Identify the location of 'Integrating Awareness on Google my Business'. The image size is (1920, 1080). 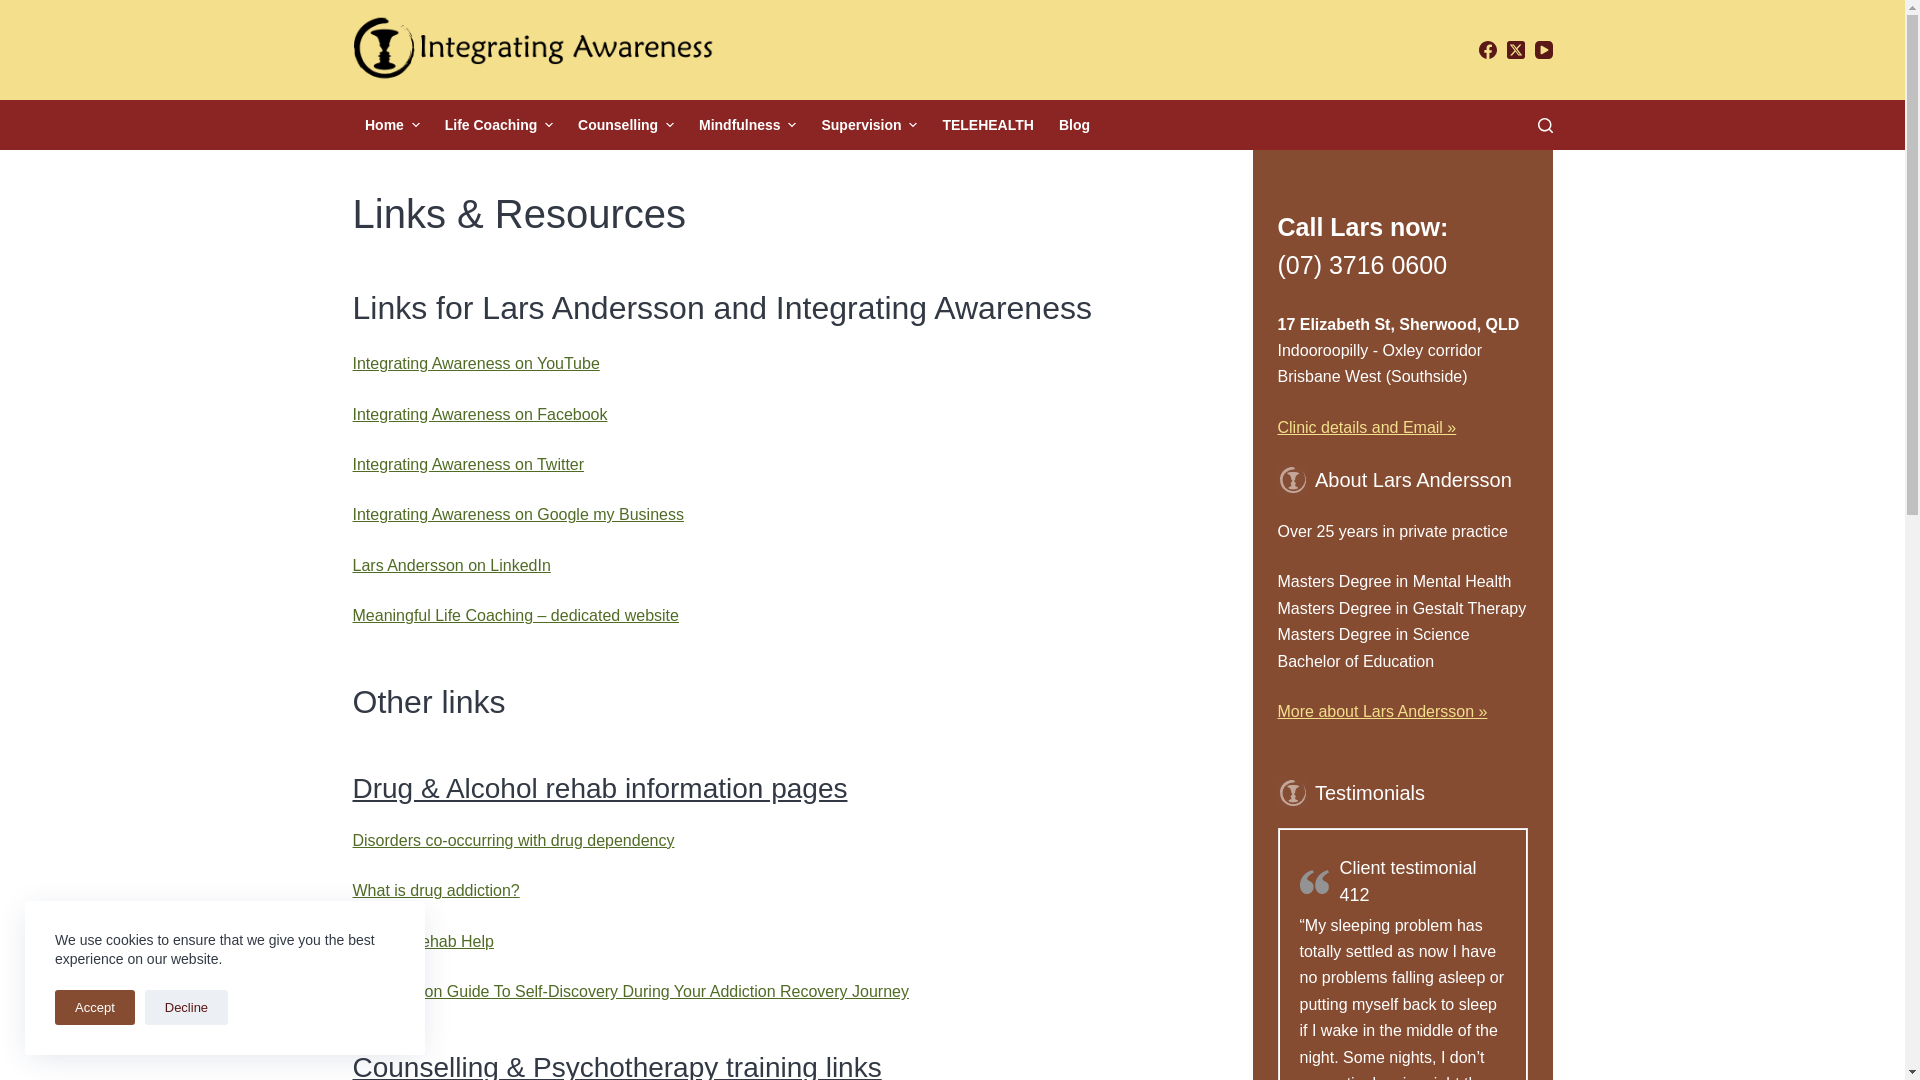
(517, 513).